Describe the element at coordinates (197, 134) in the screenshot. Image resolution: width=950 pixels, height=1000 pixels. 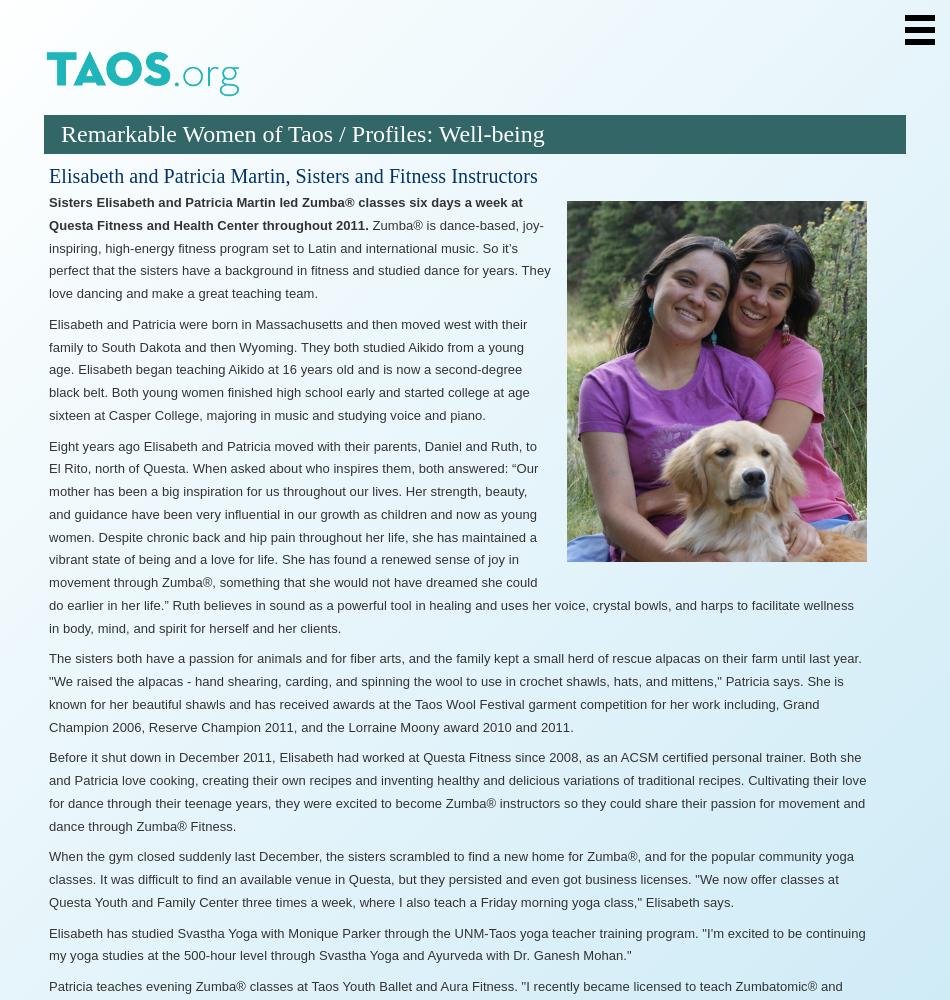
I see `'Remarkable Women of Taos'` at that location.